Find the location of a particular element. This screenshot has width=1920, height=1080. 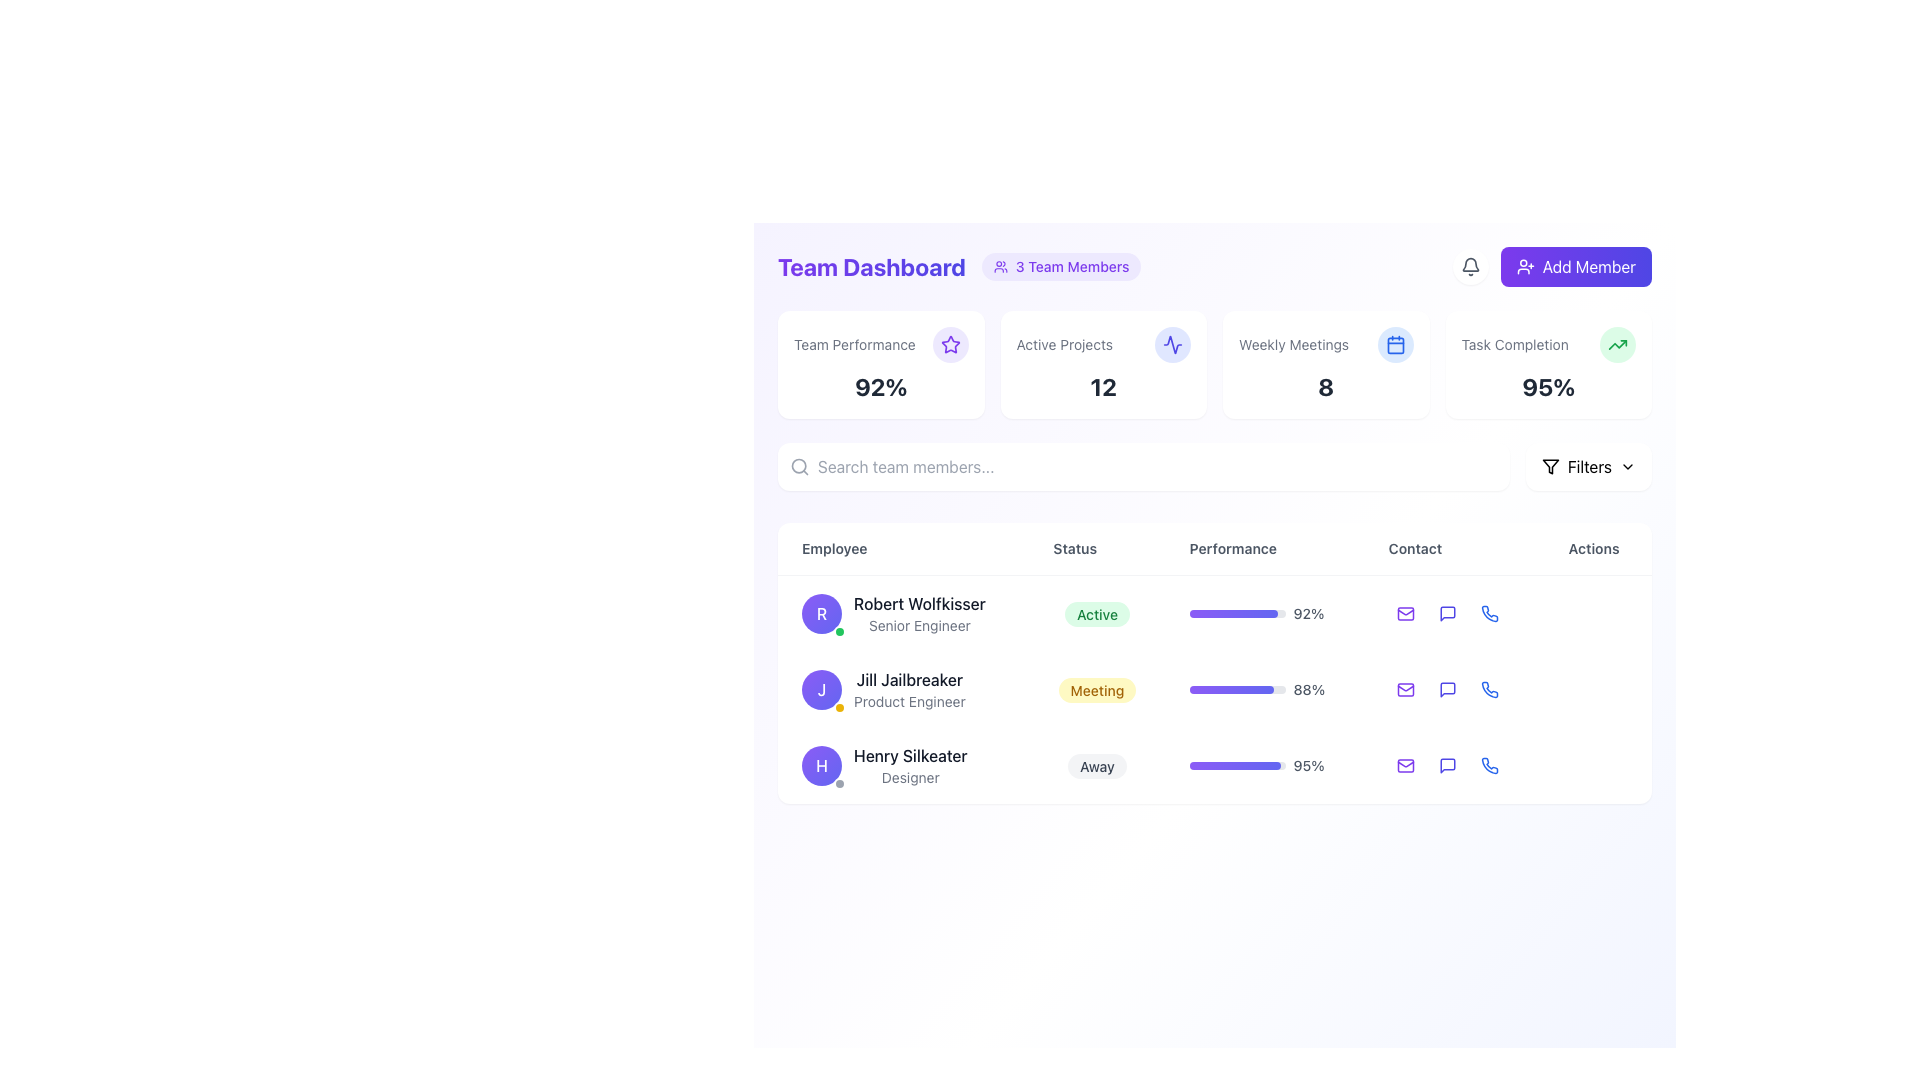

the email button in the 'Actions' column for the last entry labeled 'Henry Silkeater' is located at coordinates (1404, 765).